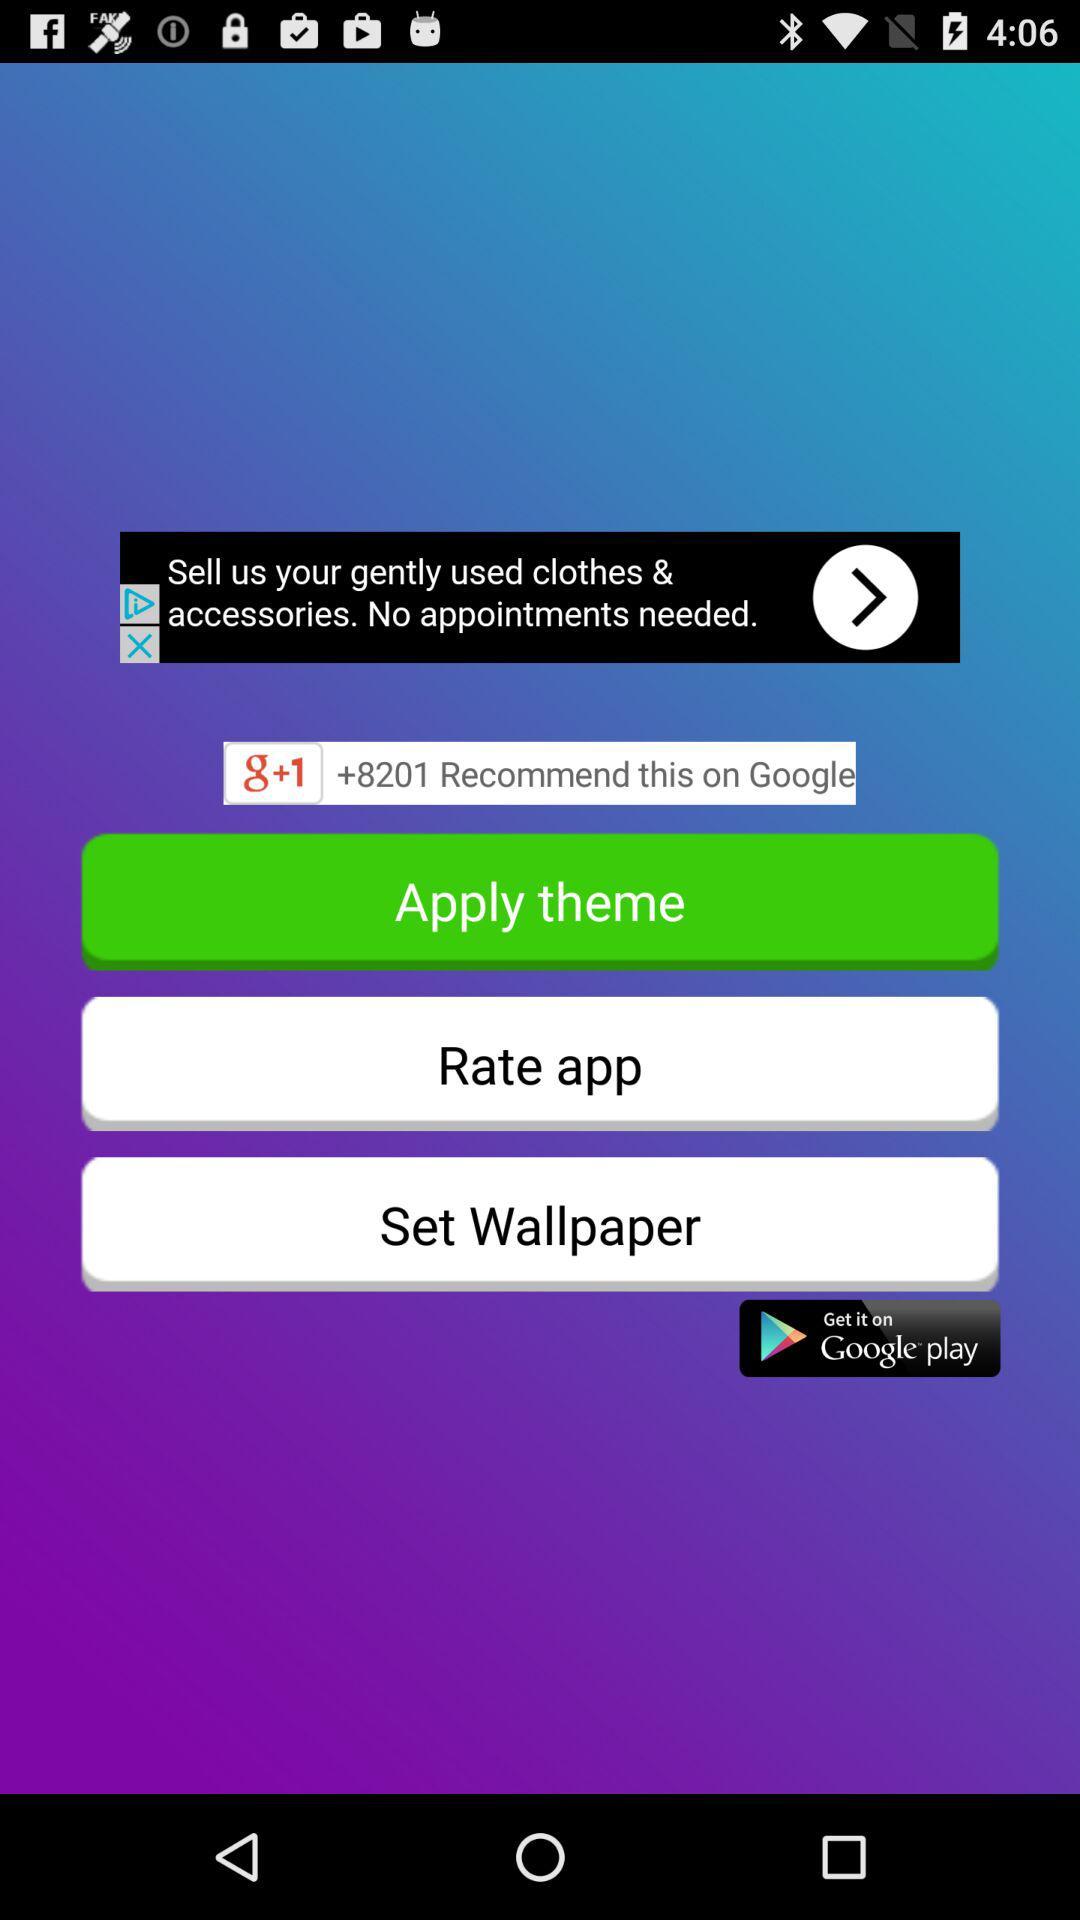 This screenshot has height=1920, width=1080. I want to click on link to advertisement, so click(540, 596).